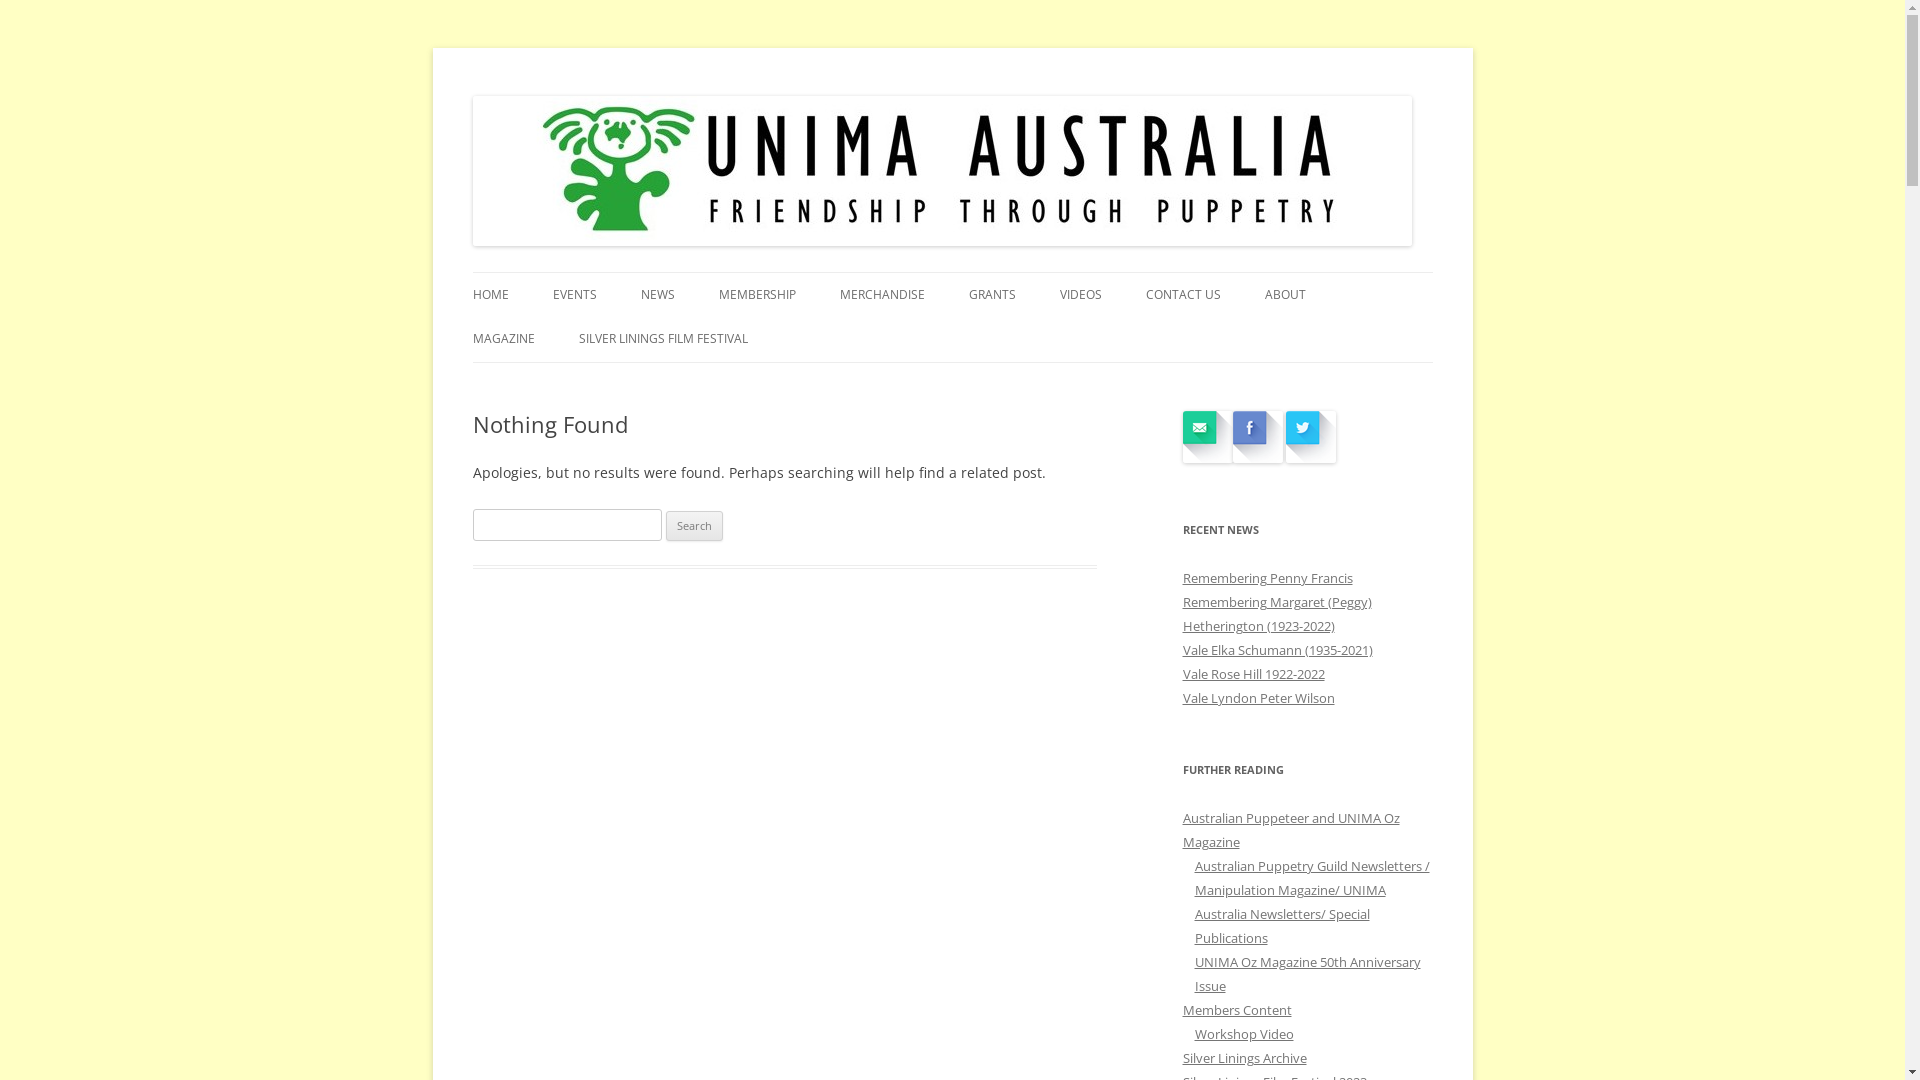 Image resolution: width=1920 pixels, height=1080 pixels. Describe the element at coordinates (1290, 829) in the screenshot. I see `'Australian Puppeteer and UNIMA Oz Magazine'` at that location.